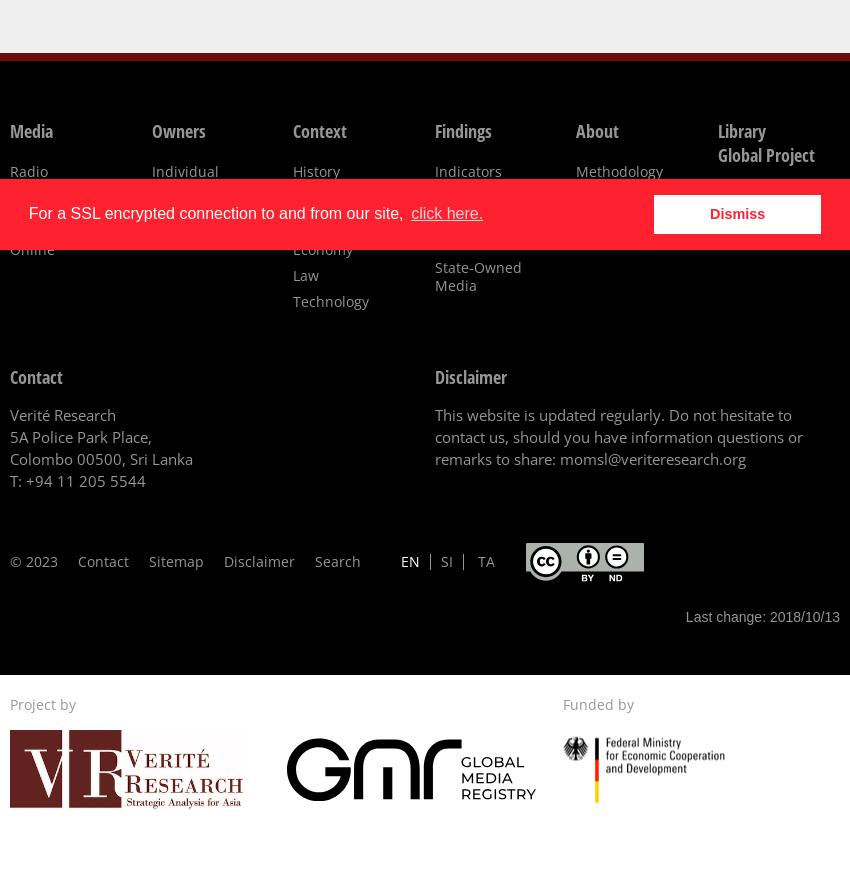 This screenshot has width=850, height=875. Describe the element at coordinates (469, 232) in the screenshot. I see `'Political Affiliations'` at that location.